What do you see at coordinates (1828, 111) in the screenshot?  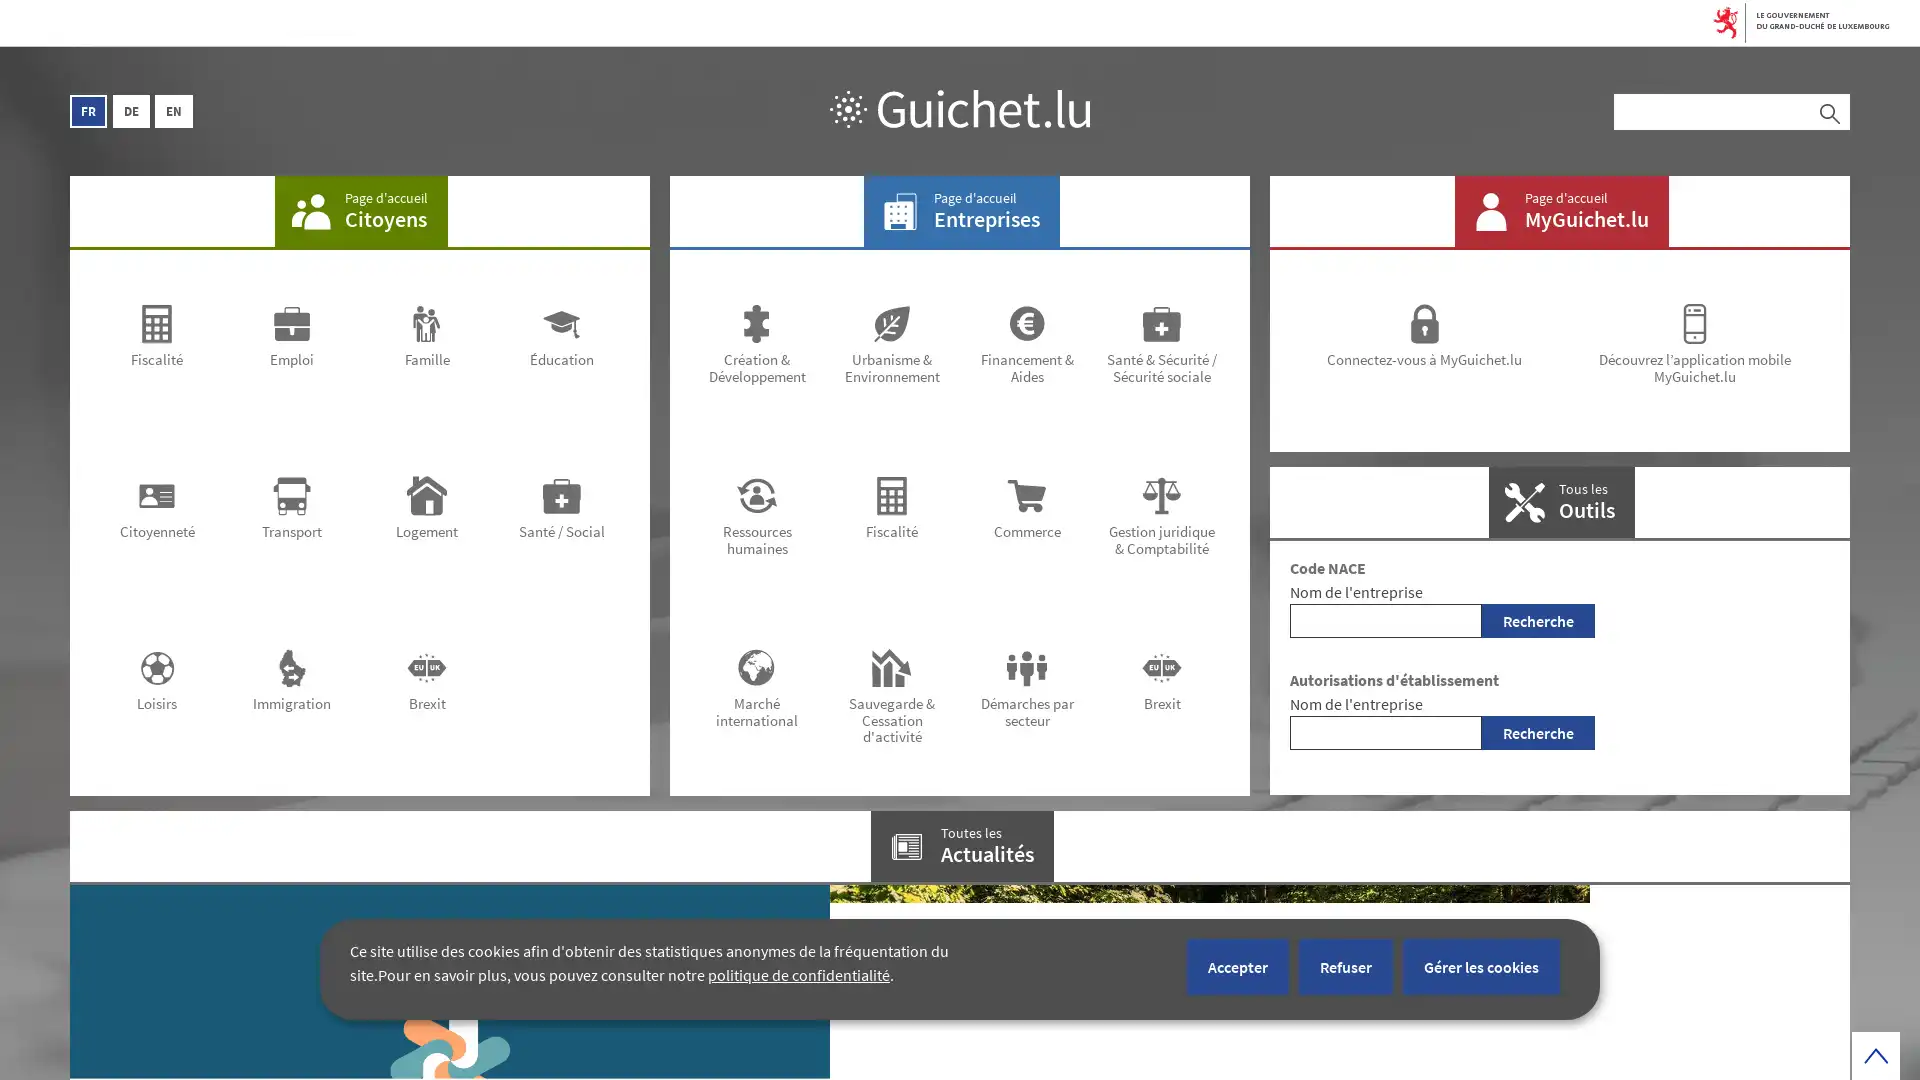 I see `Rechercher` at bounding box center [1828, 111].